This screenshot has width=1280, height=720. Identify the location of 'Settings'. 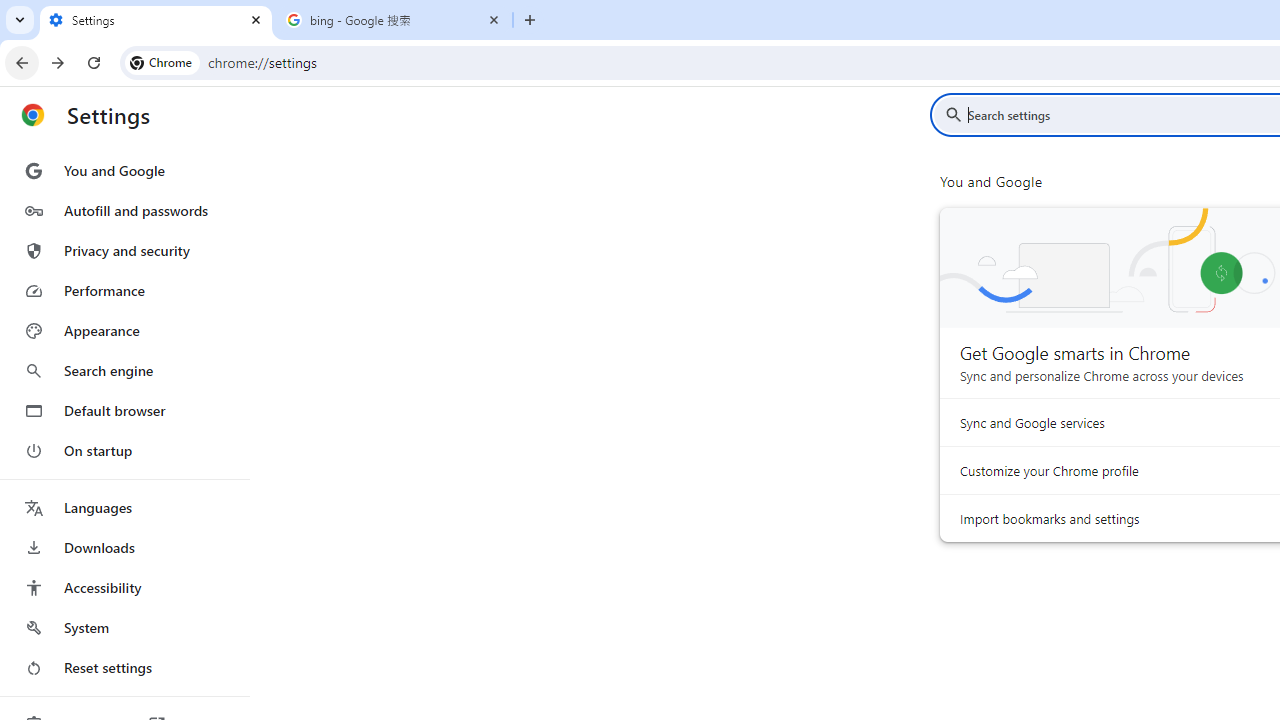
(155, 20).